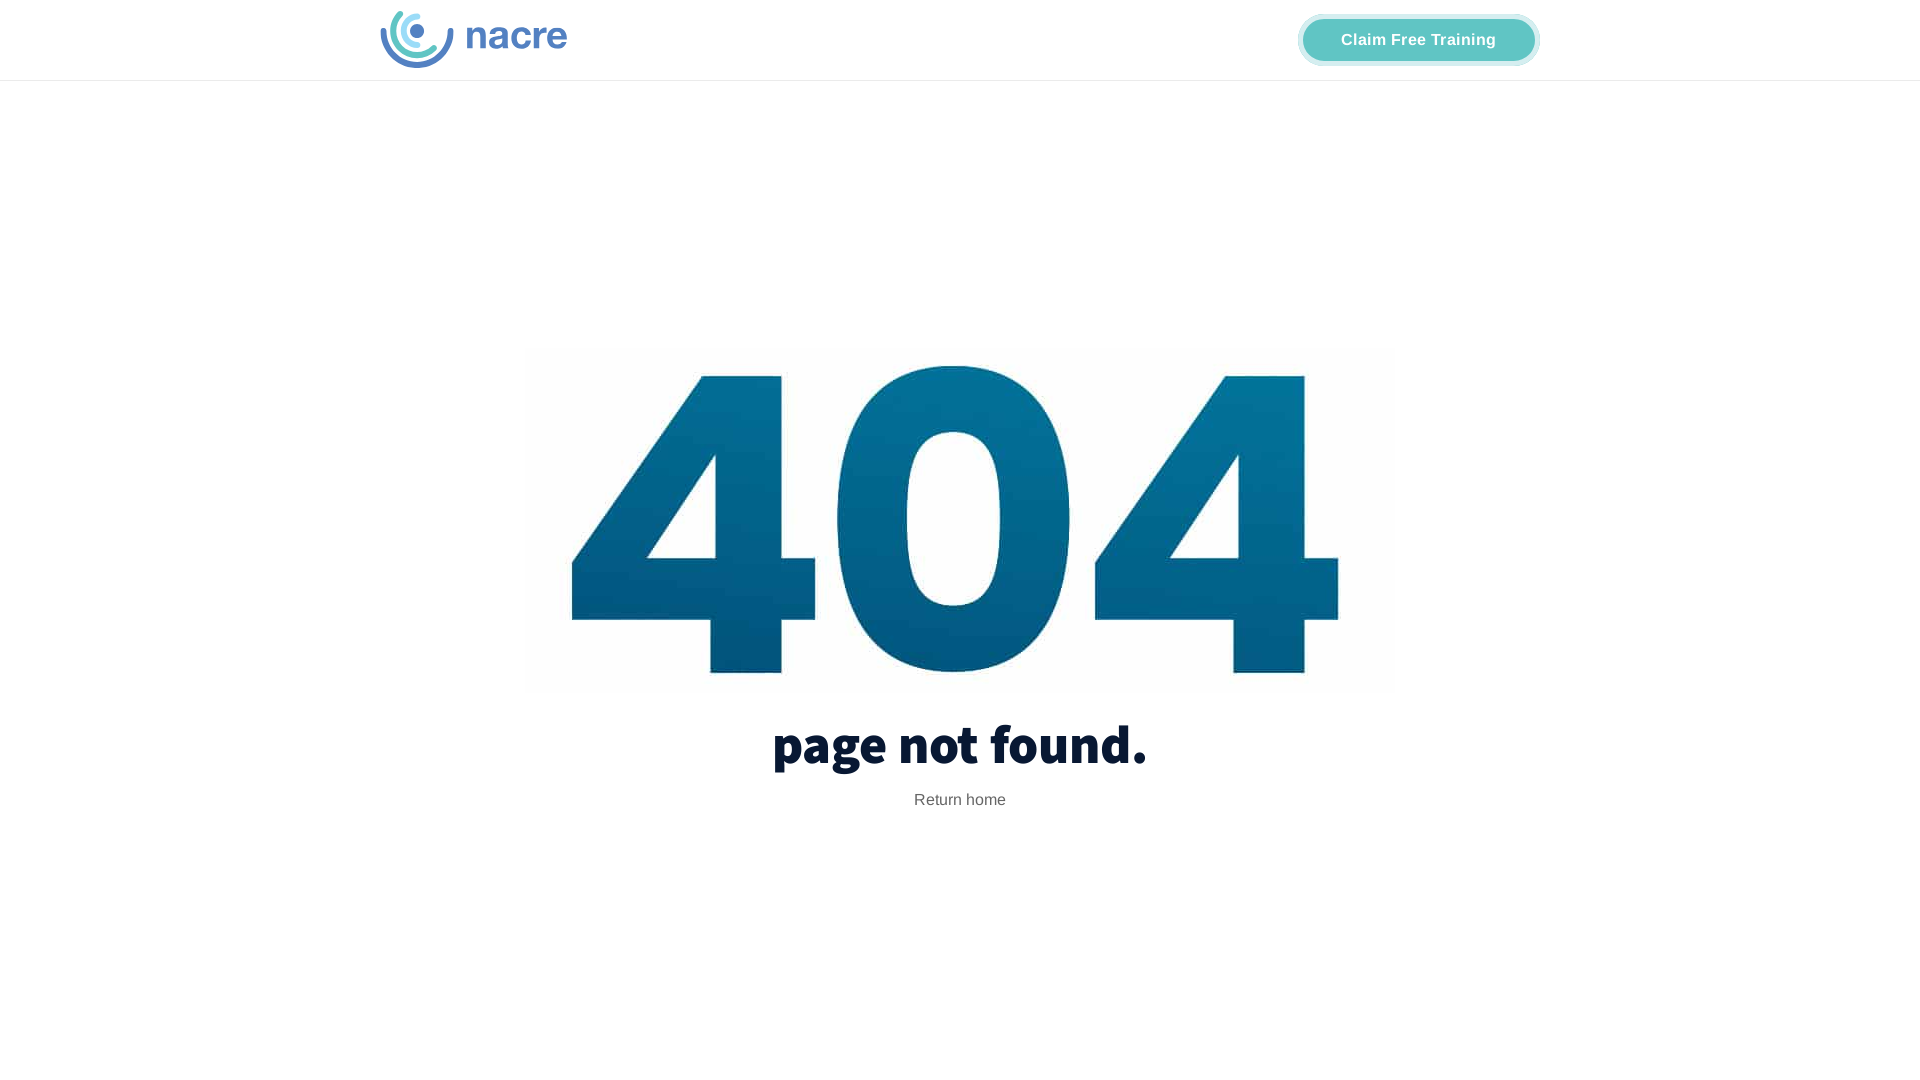  What do you see at coordinates (960, 798) in the screenshot?
I see `'Return home'` at bounding box center [960, 798].